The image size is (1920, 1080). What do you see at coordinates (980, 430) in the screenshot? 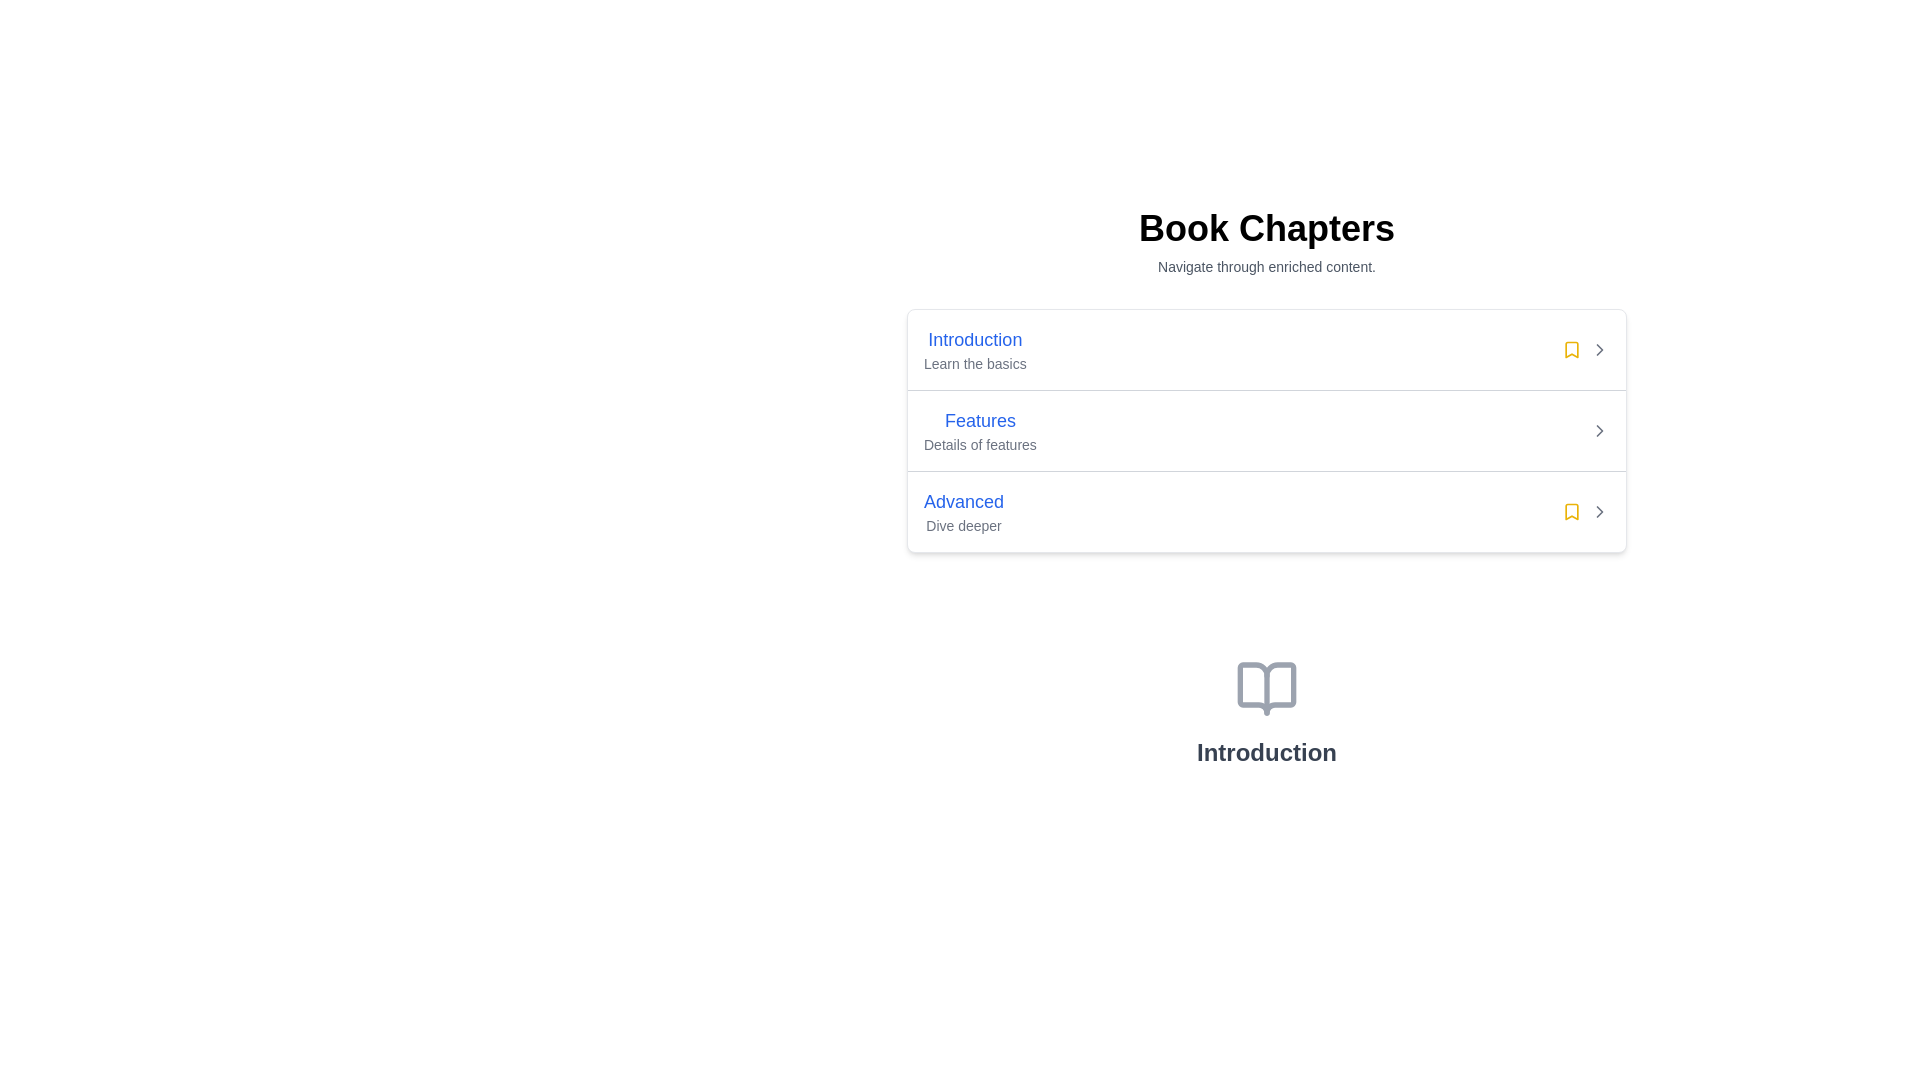
I see `description of the 'Features' text link, which is the second item in a list of chapter links and contains two lines of text, with the top line being larger and blue, and the bottom line being smaller and gray` at bounding box center [980, 430].